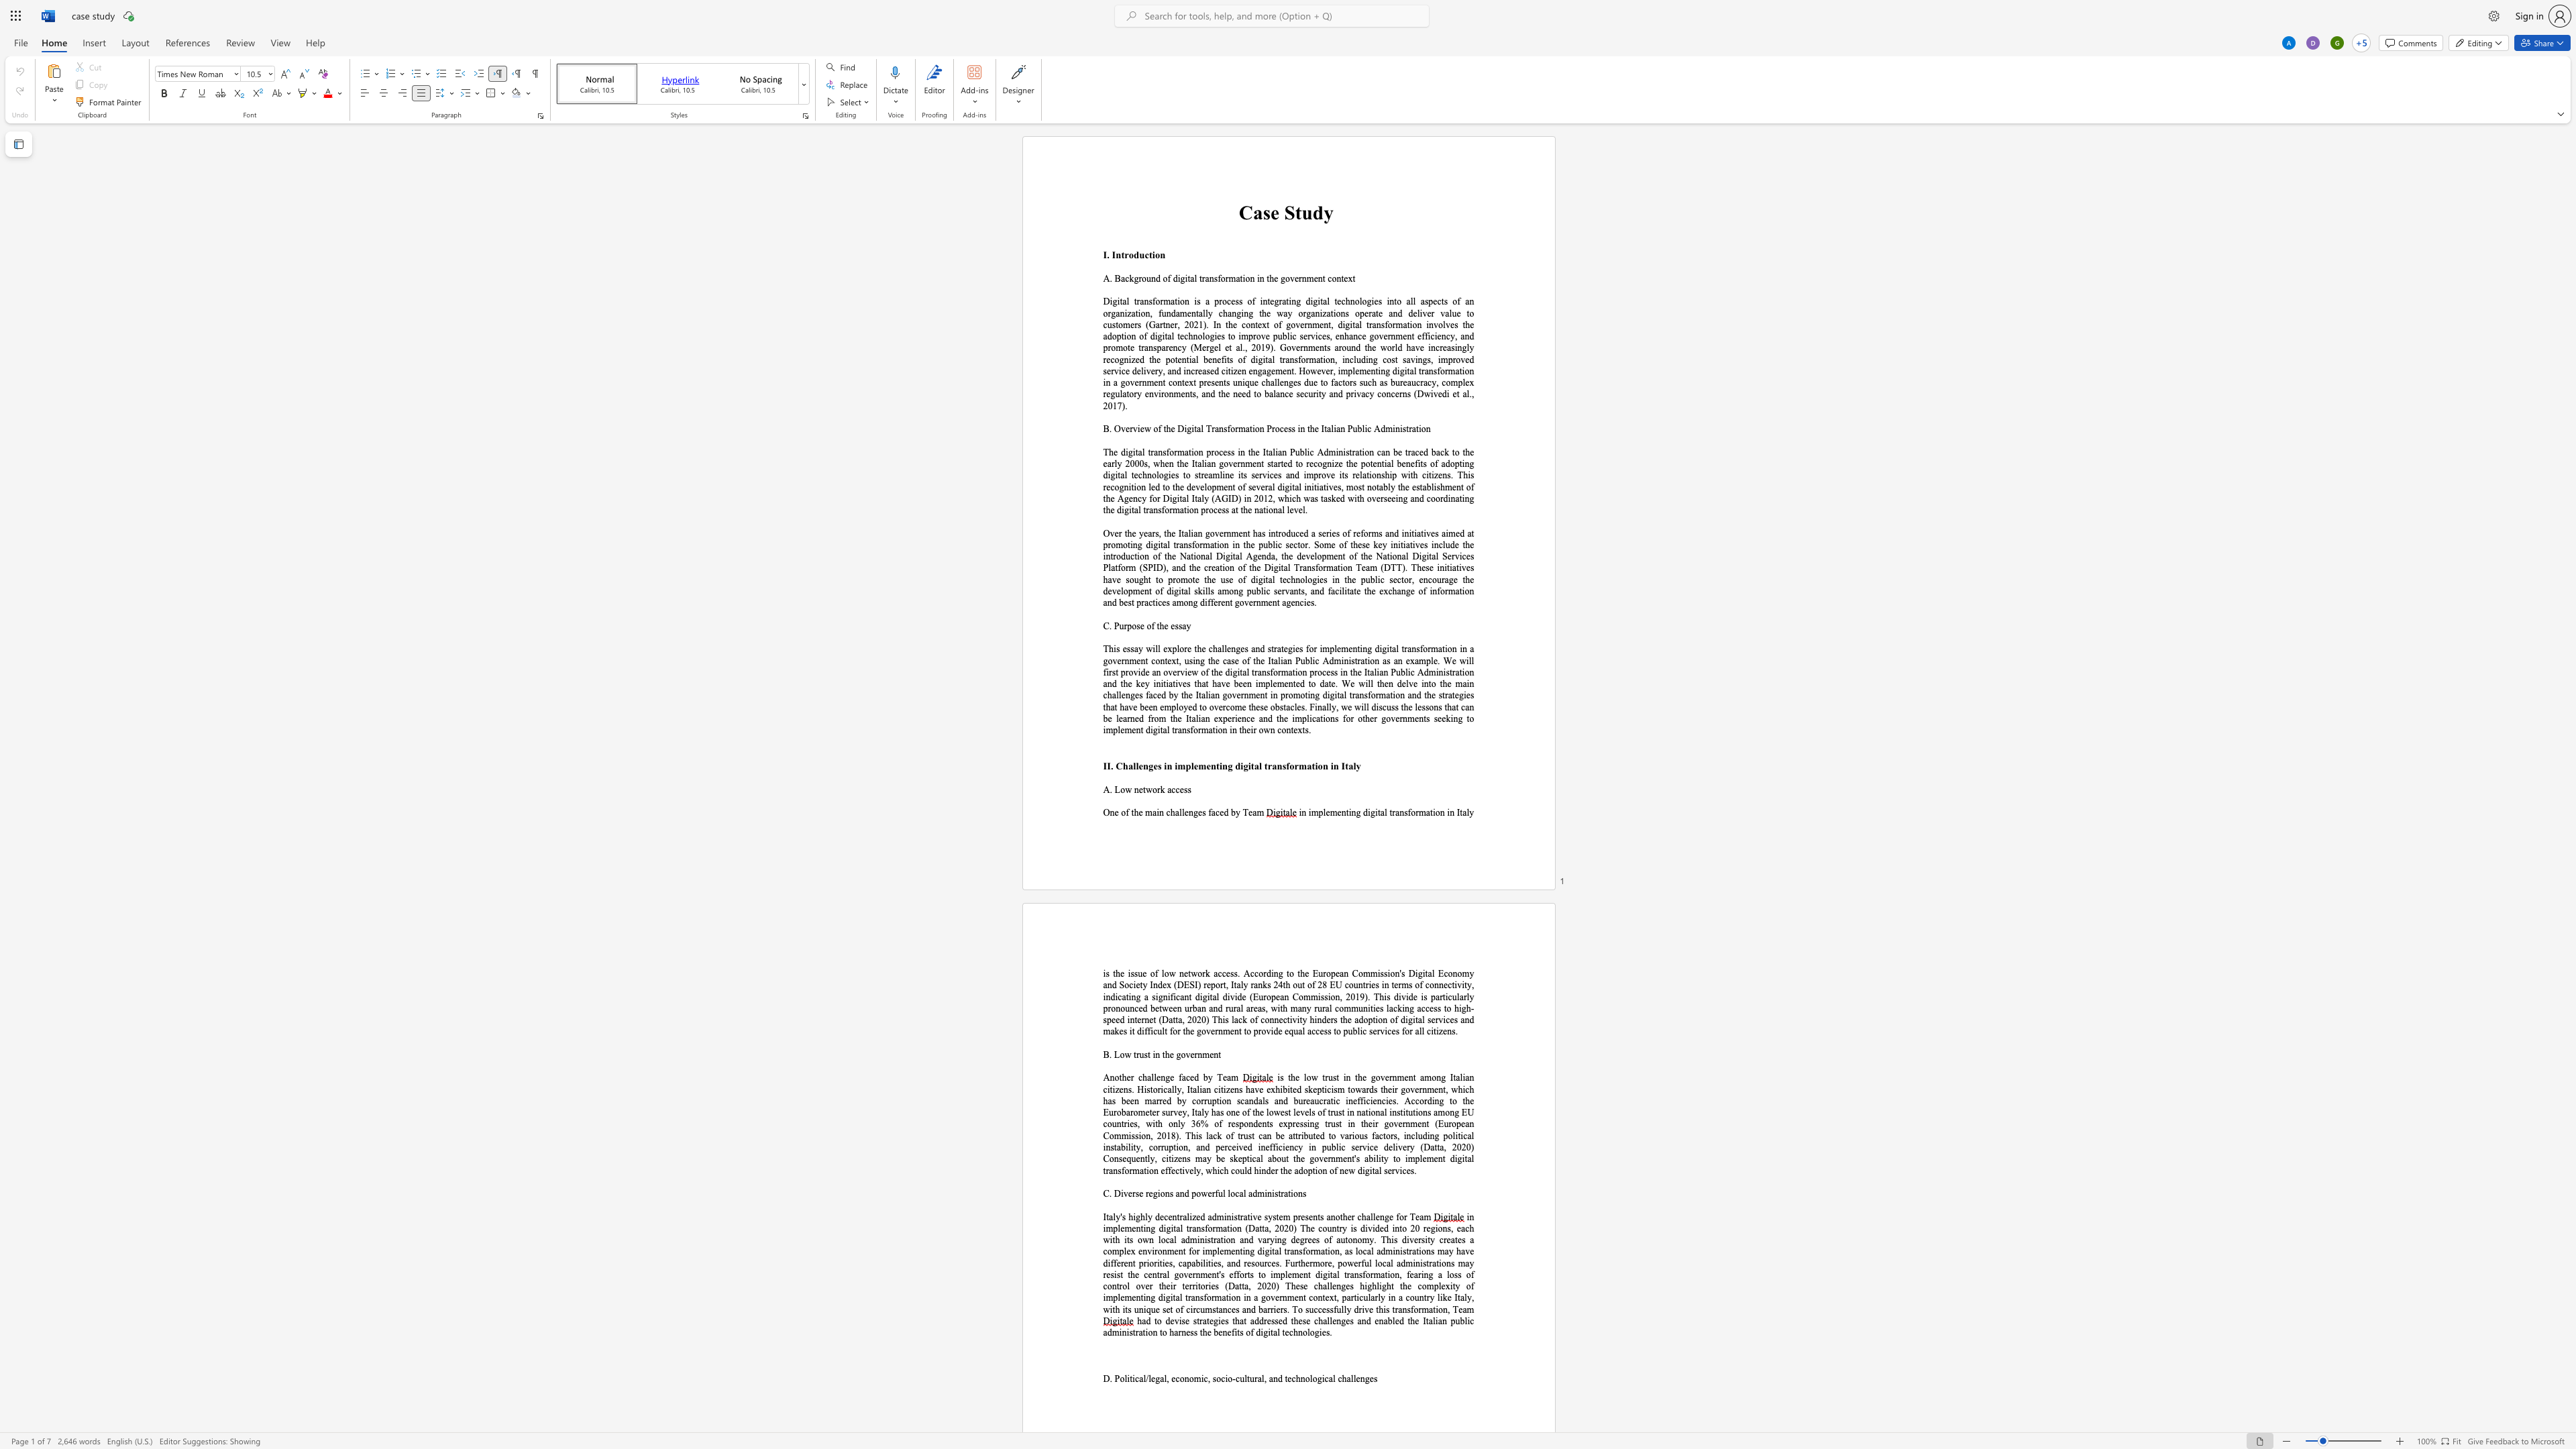  I want to click on the space between the continuous character "n" and "m" in the text, so click(1336, 1158).